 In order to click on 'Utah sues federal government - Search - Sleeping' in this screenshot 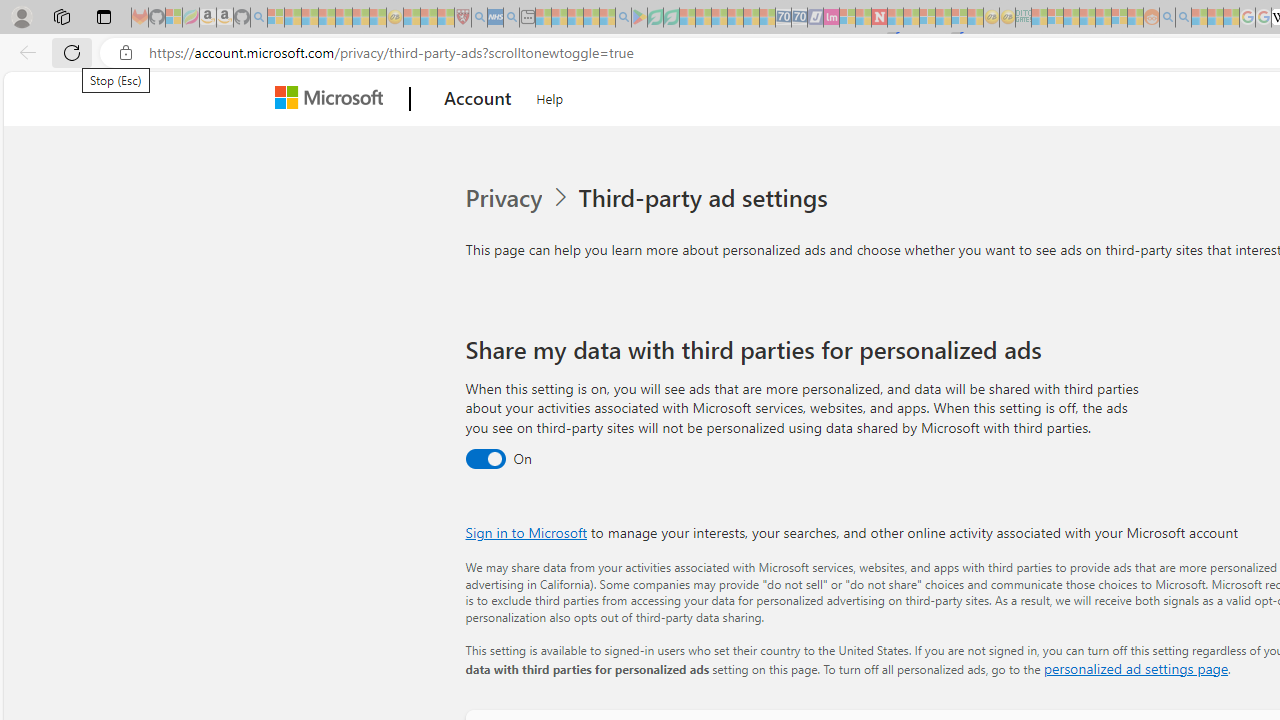, I will do `click(1184, 17)`.